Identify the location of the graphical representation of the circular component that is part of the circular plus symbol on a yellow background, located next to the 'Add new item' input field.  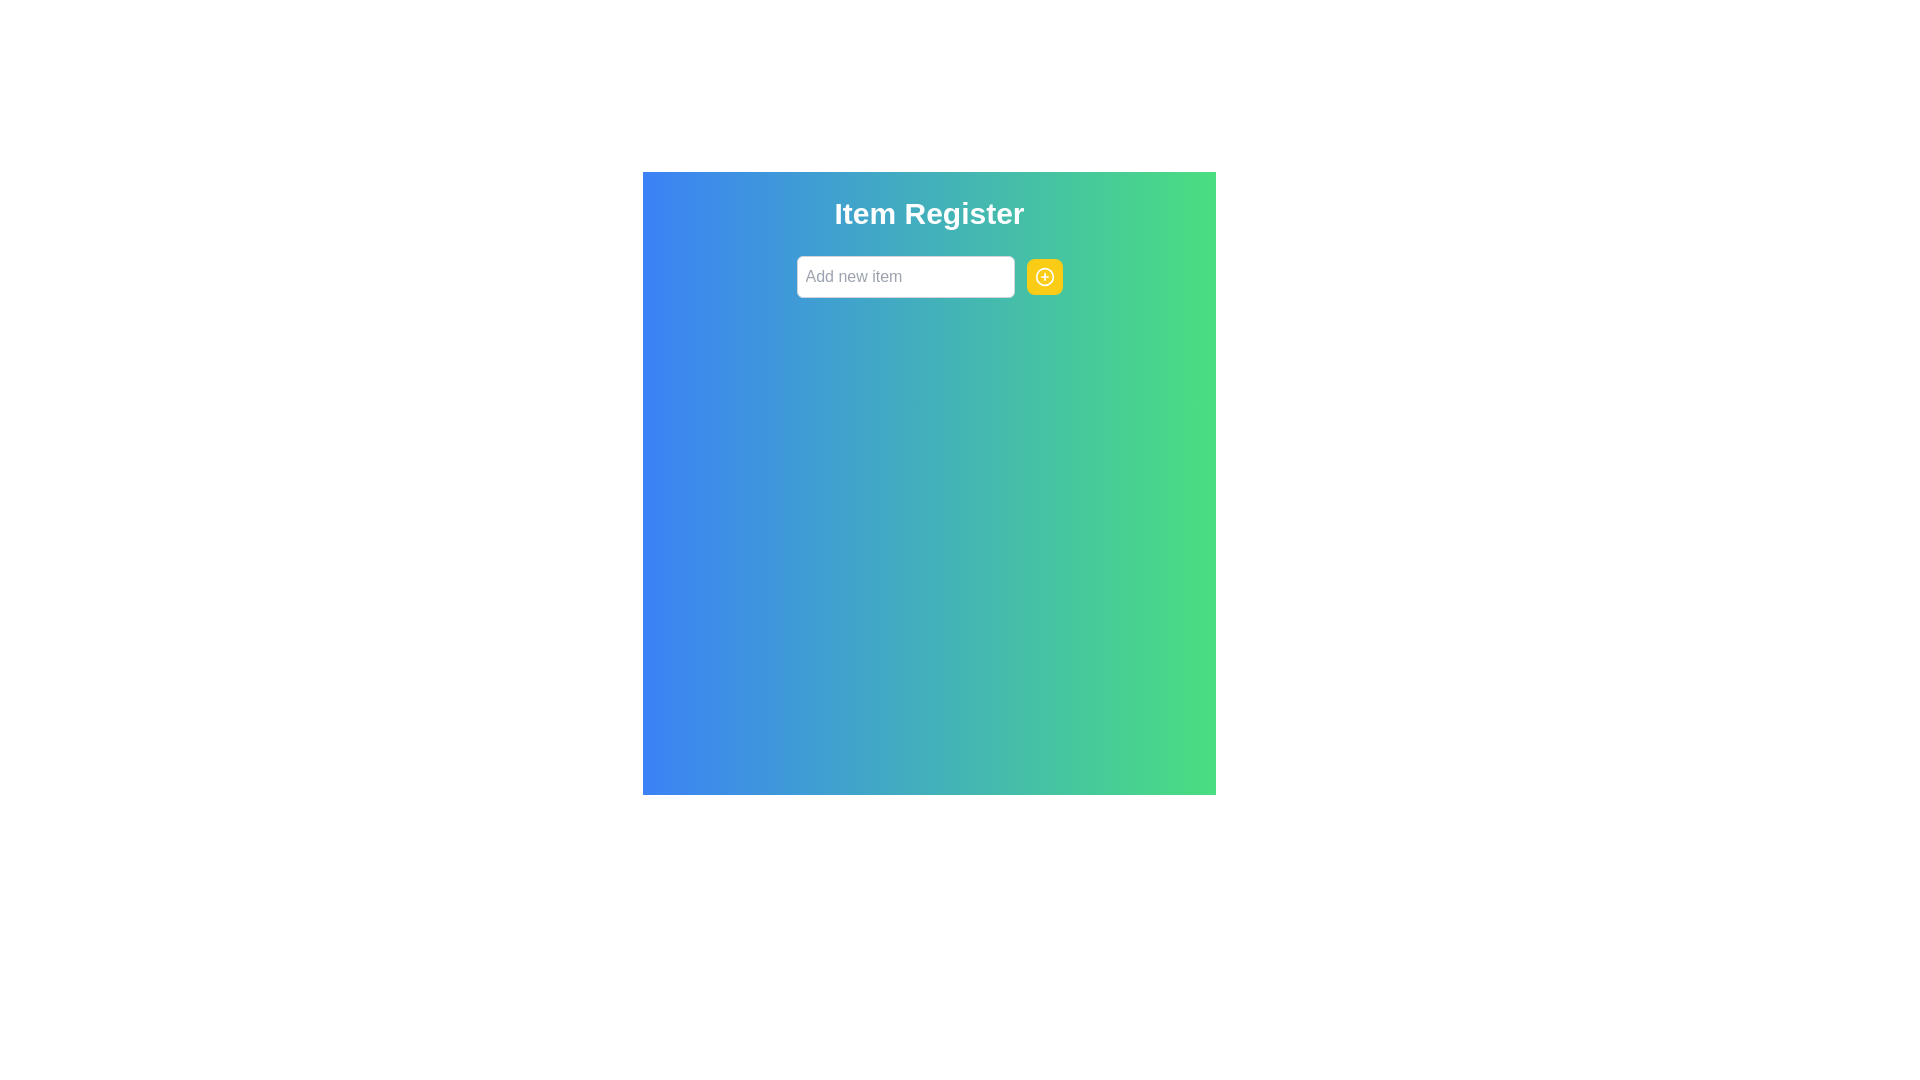
(1043, 277).